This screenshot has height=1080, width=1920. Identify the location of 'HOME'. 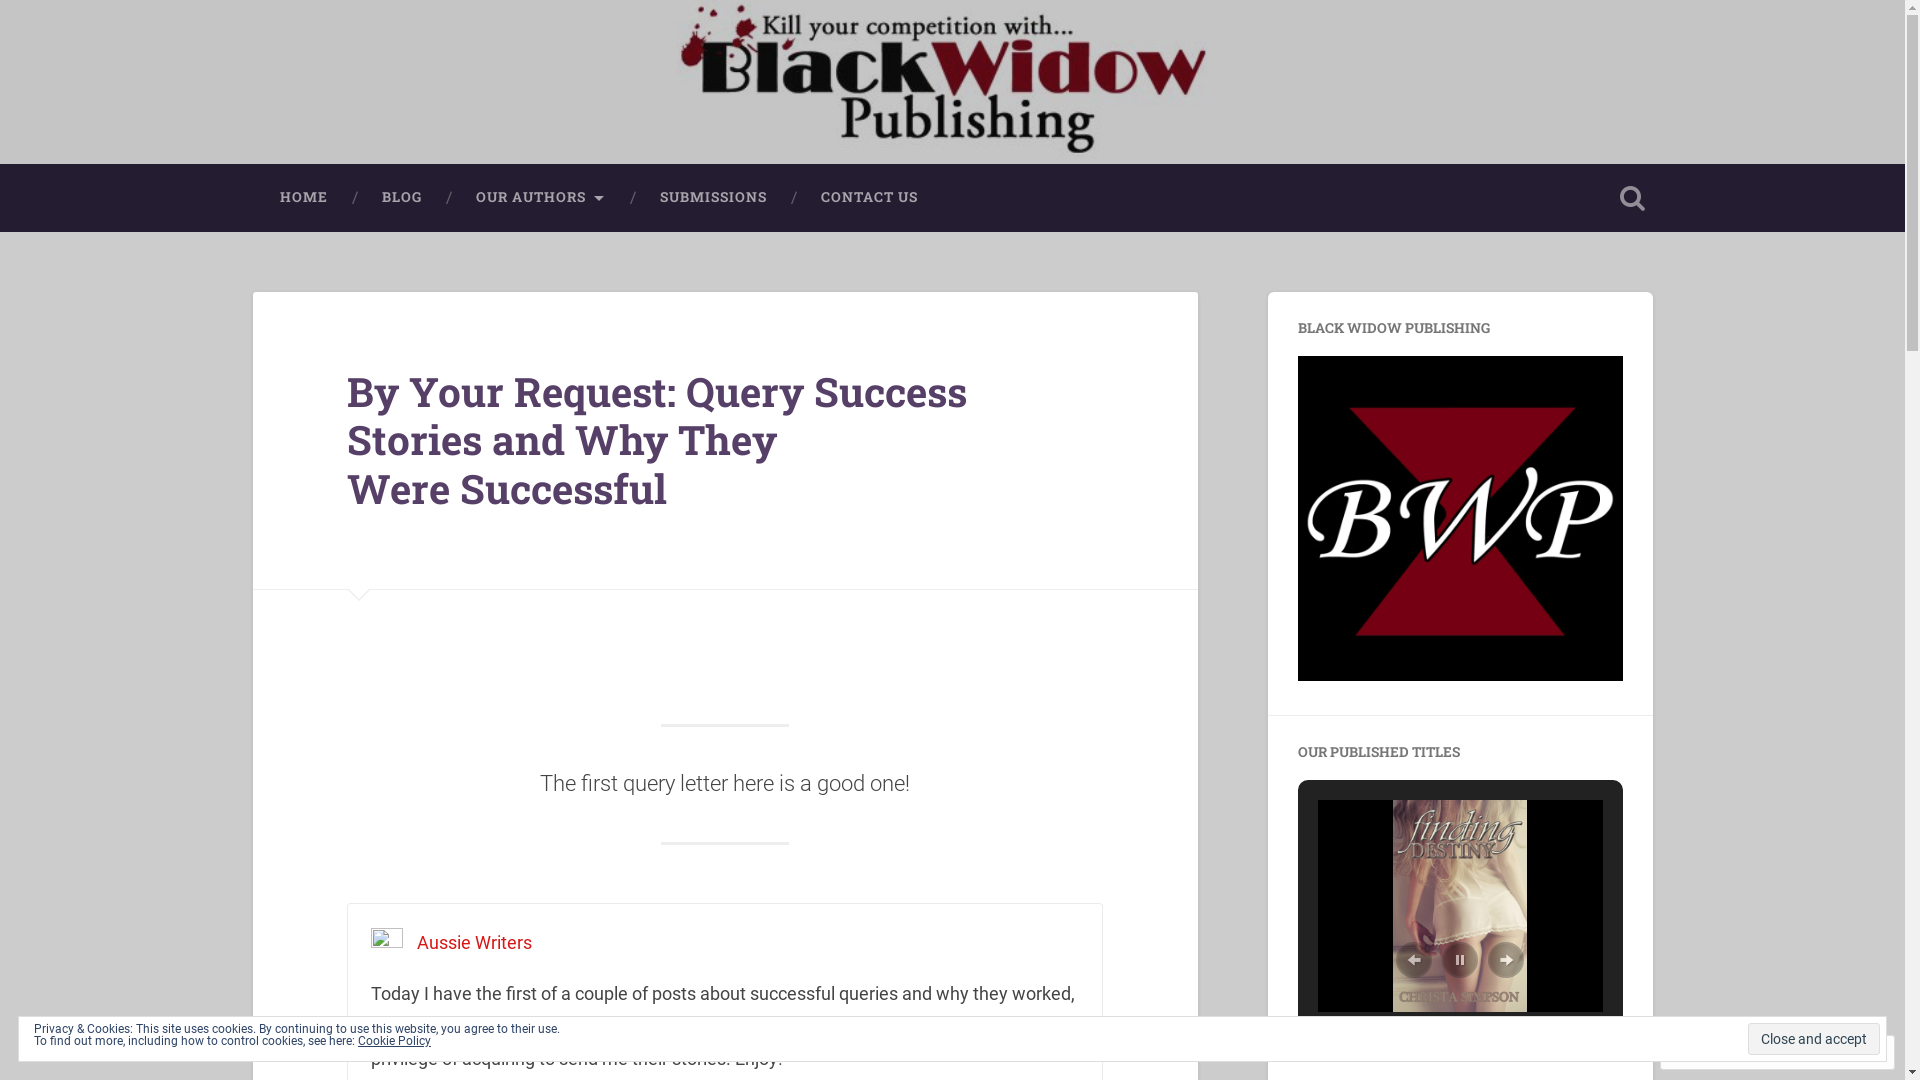
(301, 197).